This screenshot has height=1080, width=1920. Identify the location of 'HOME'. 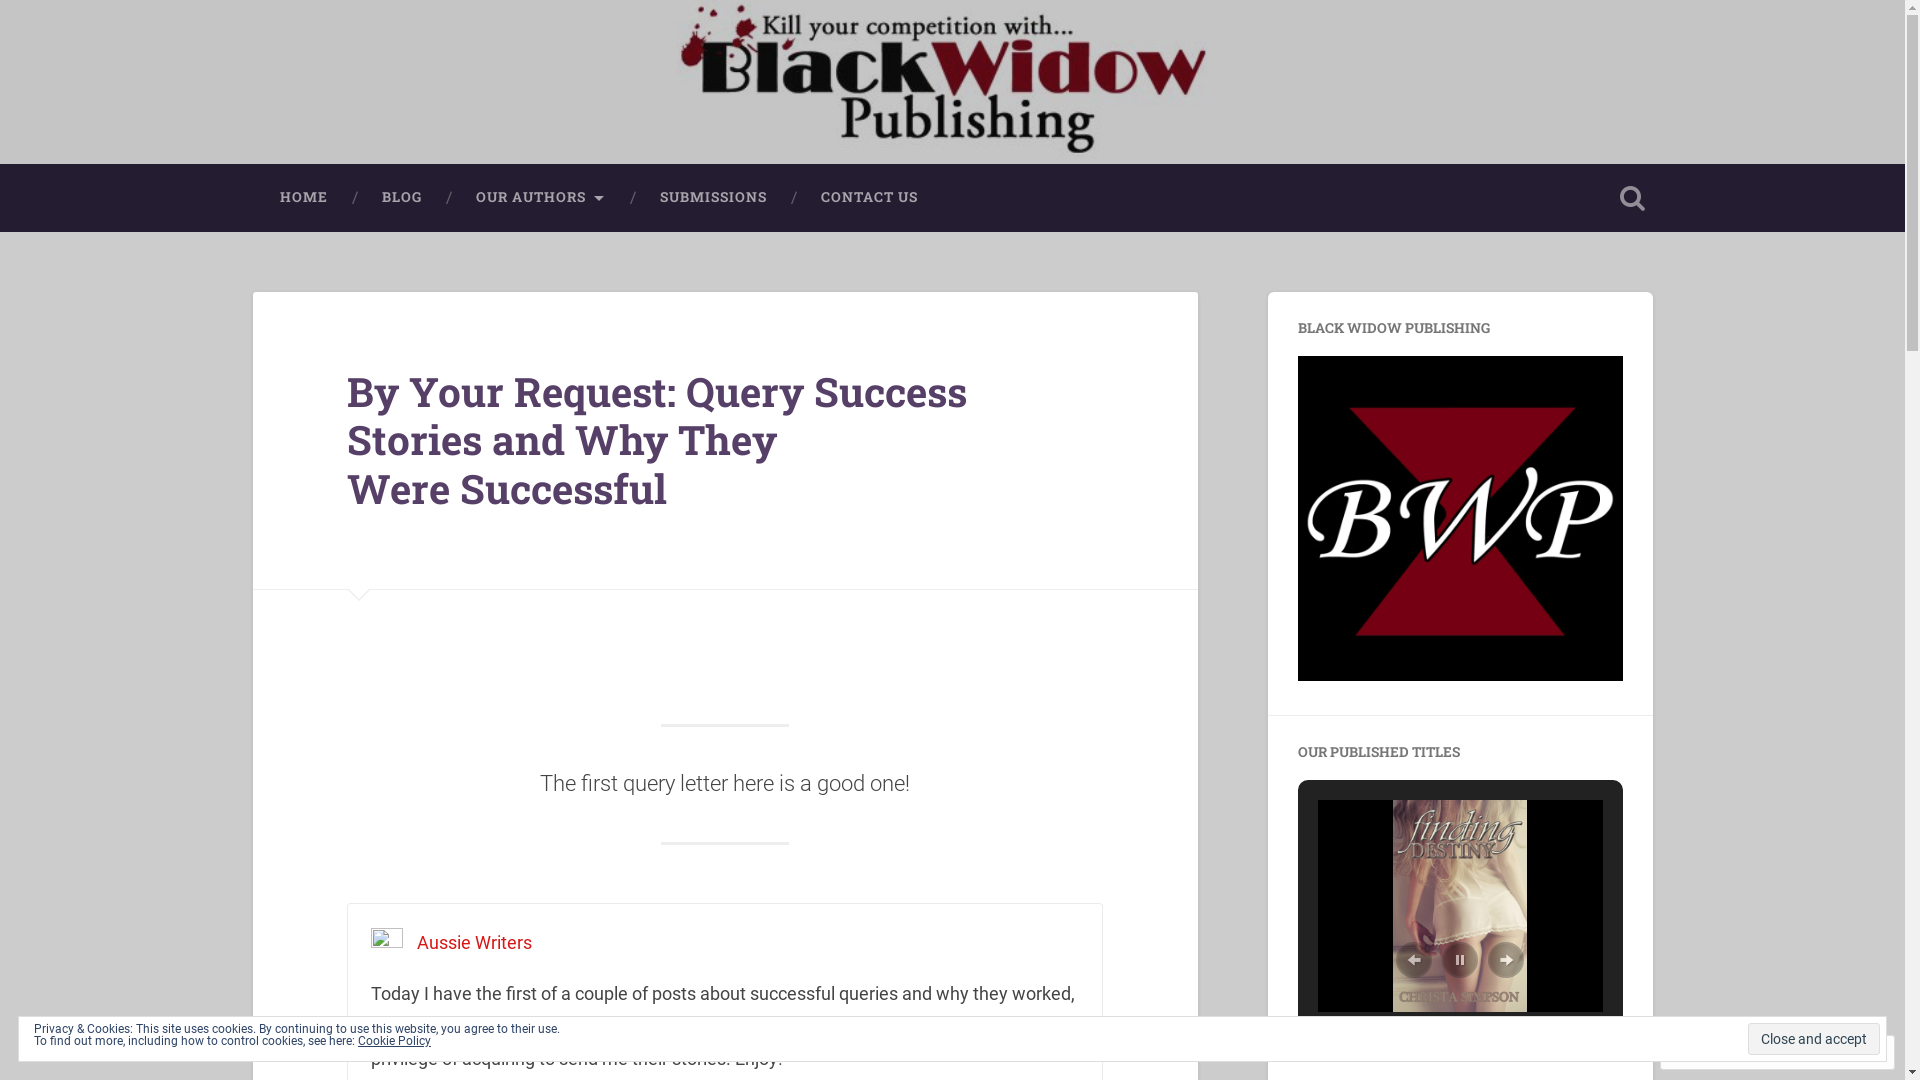
(301, 197).